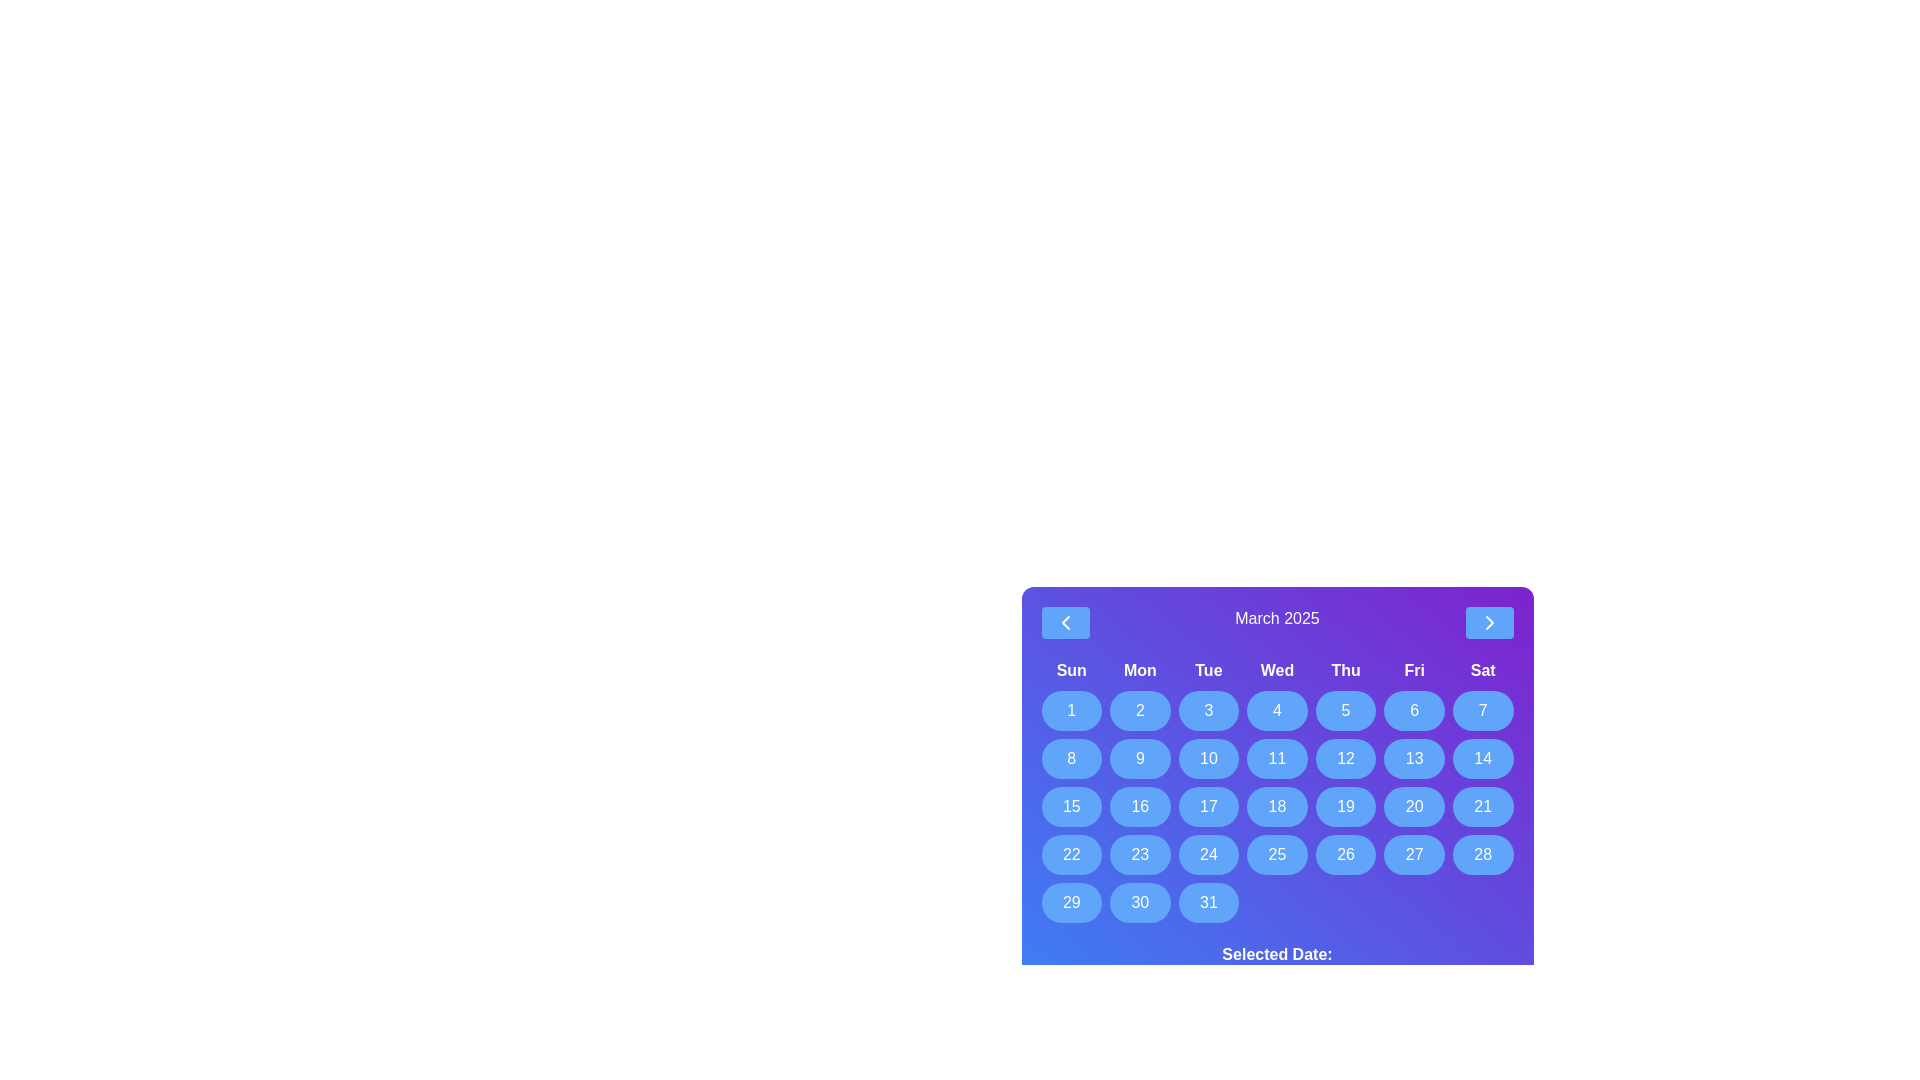 This screenshot has height=1080, width=1920. I want to click on the text label displaying 'Wed', which is the fourth label in the row of weekday names in the calendar header, so click(1276, 671).